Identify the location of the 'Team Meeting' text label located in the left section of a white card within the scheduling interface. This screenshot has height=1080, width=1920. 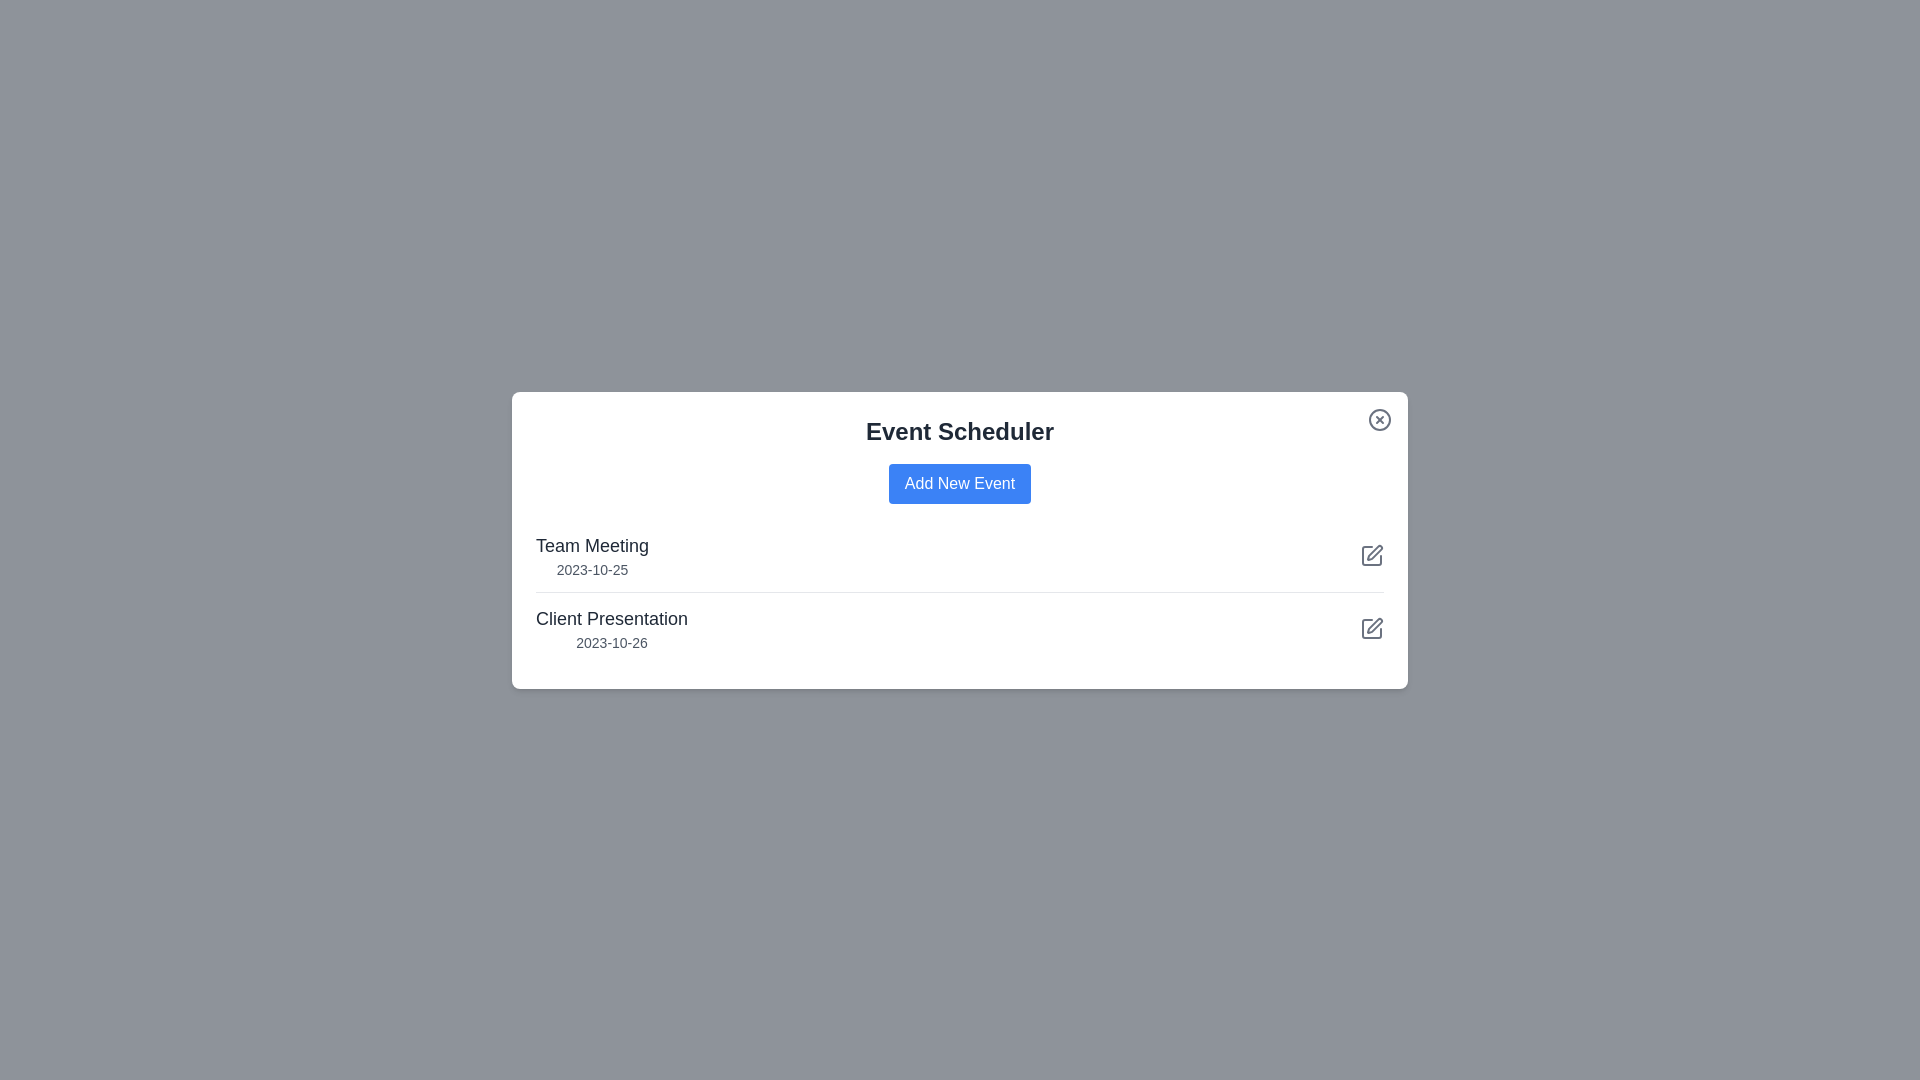
(591, 545).